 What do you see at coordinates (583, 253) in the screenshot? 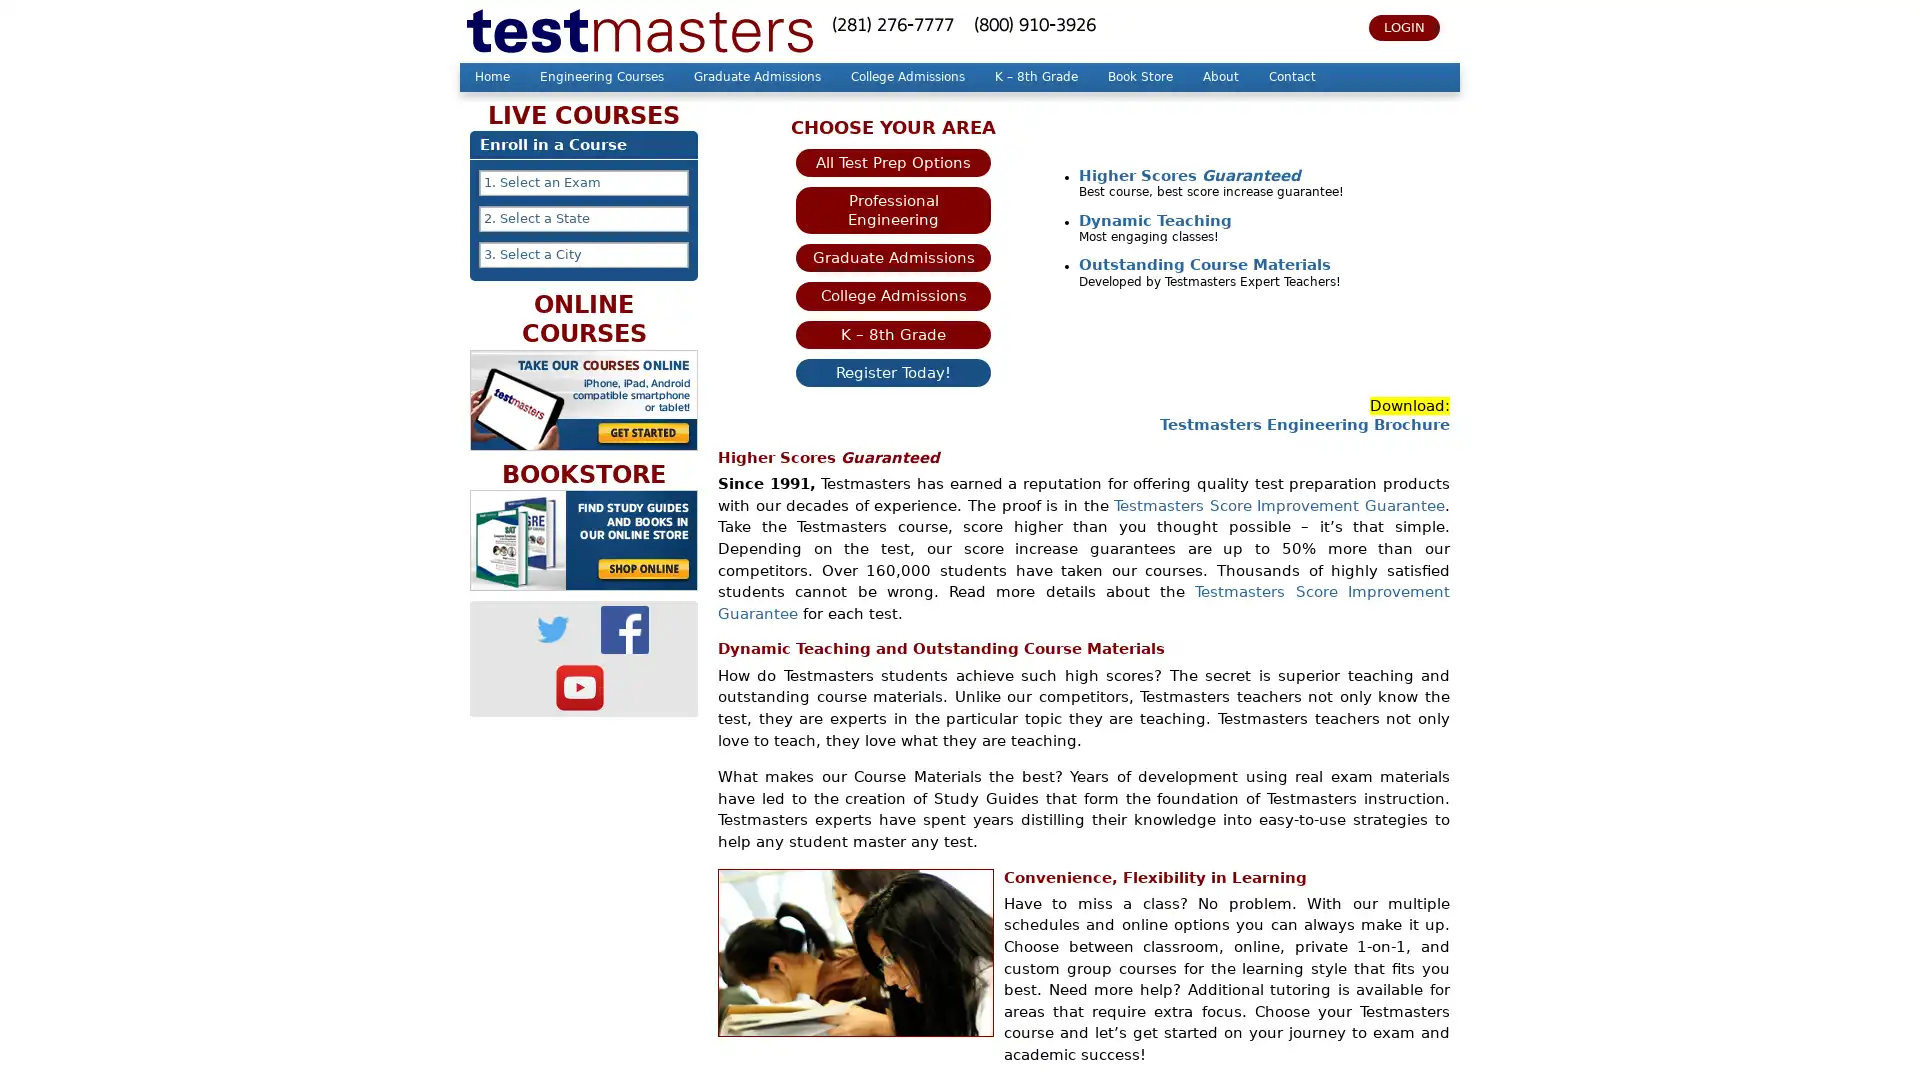
I see `3. Select a City` at bounding box center [583, 253].